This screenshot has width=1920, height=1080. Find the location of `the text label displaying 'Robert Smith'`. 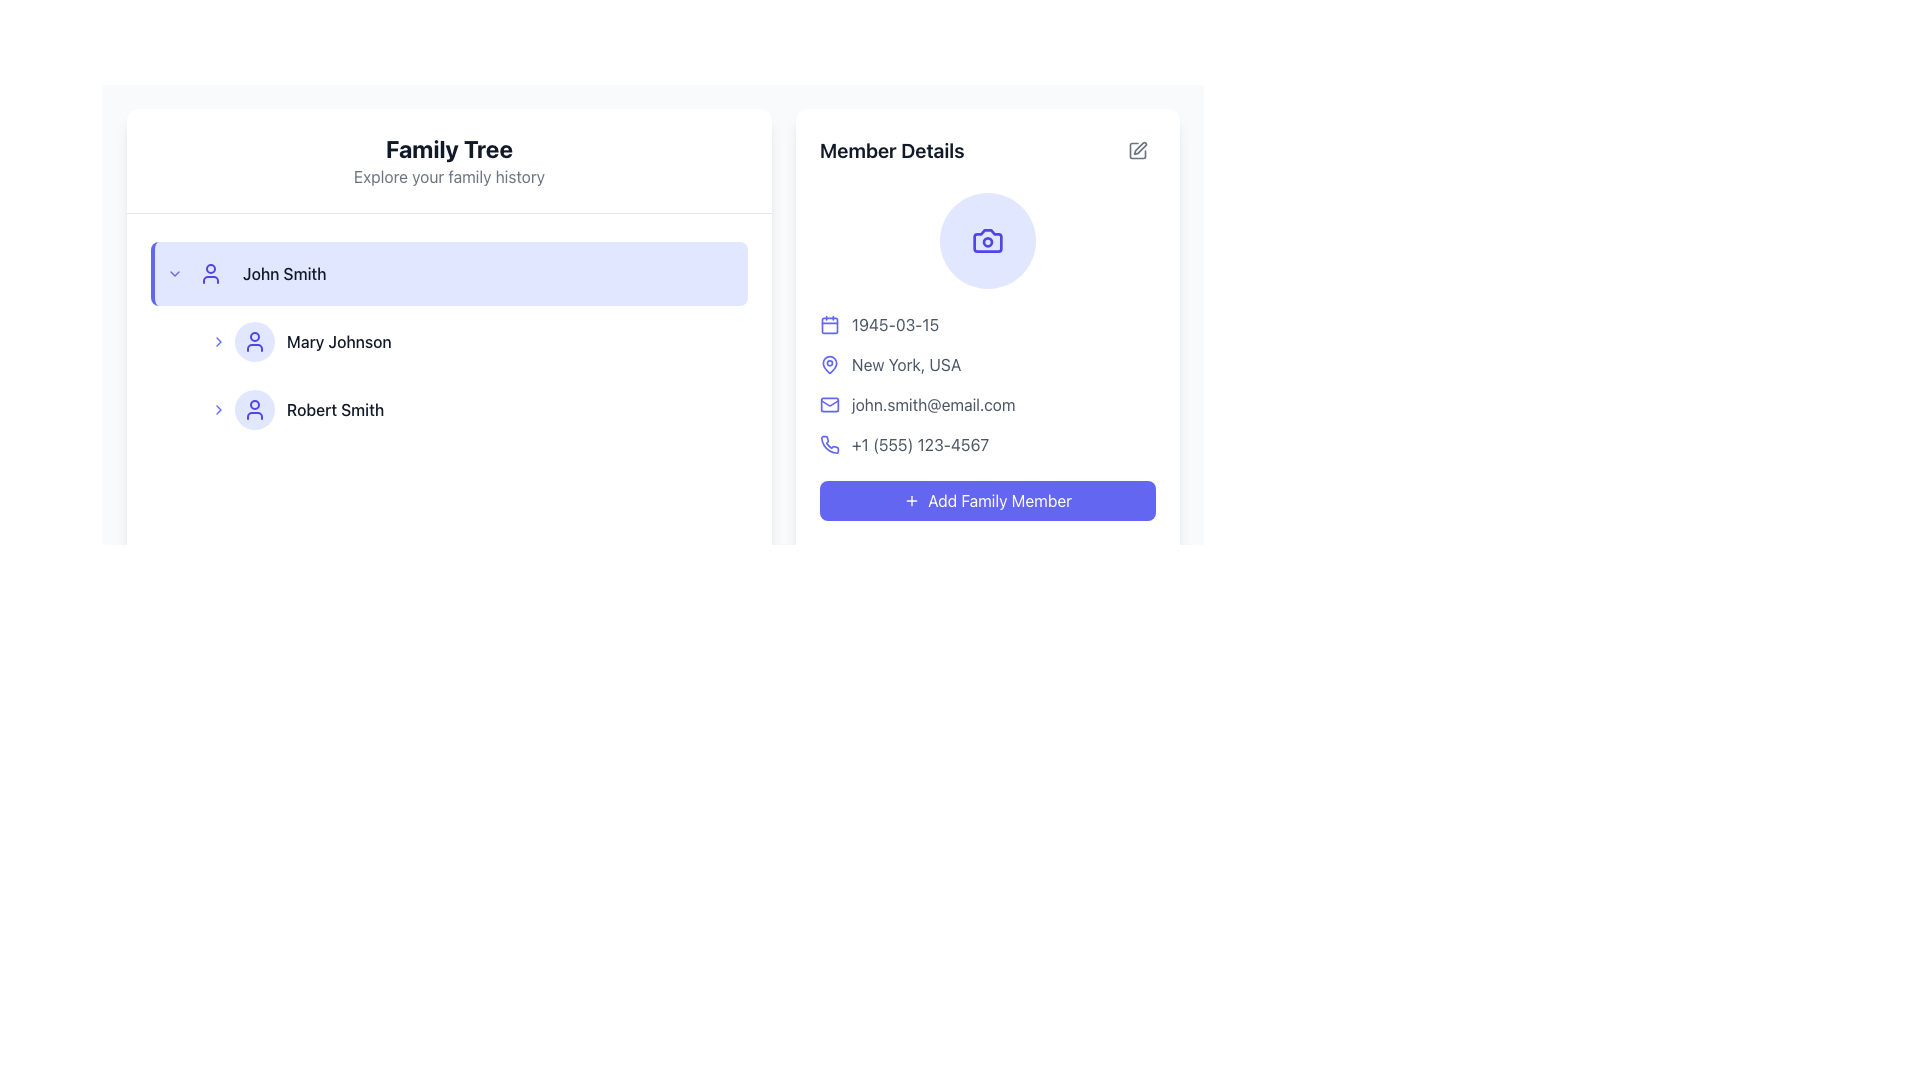

the text label displaying 'Robert Smith' is located at coordinates (335, 408).